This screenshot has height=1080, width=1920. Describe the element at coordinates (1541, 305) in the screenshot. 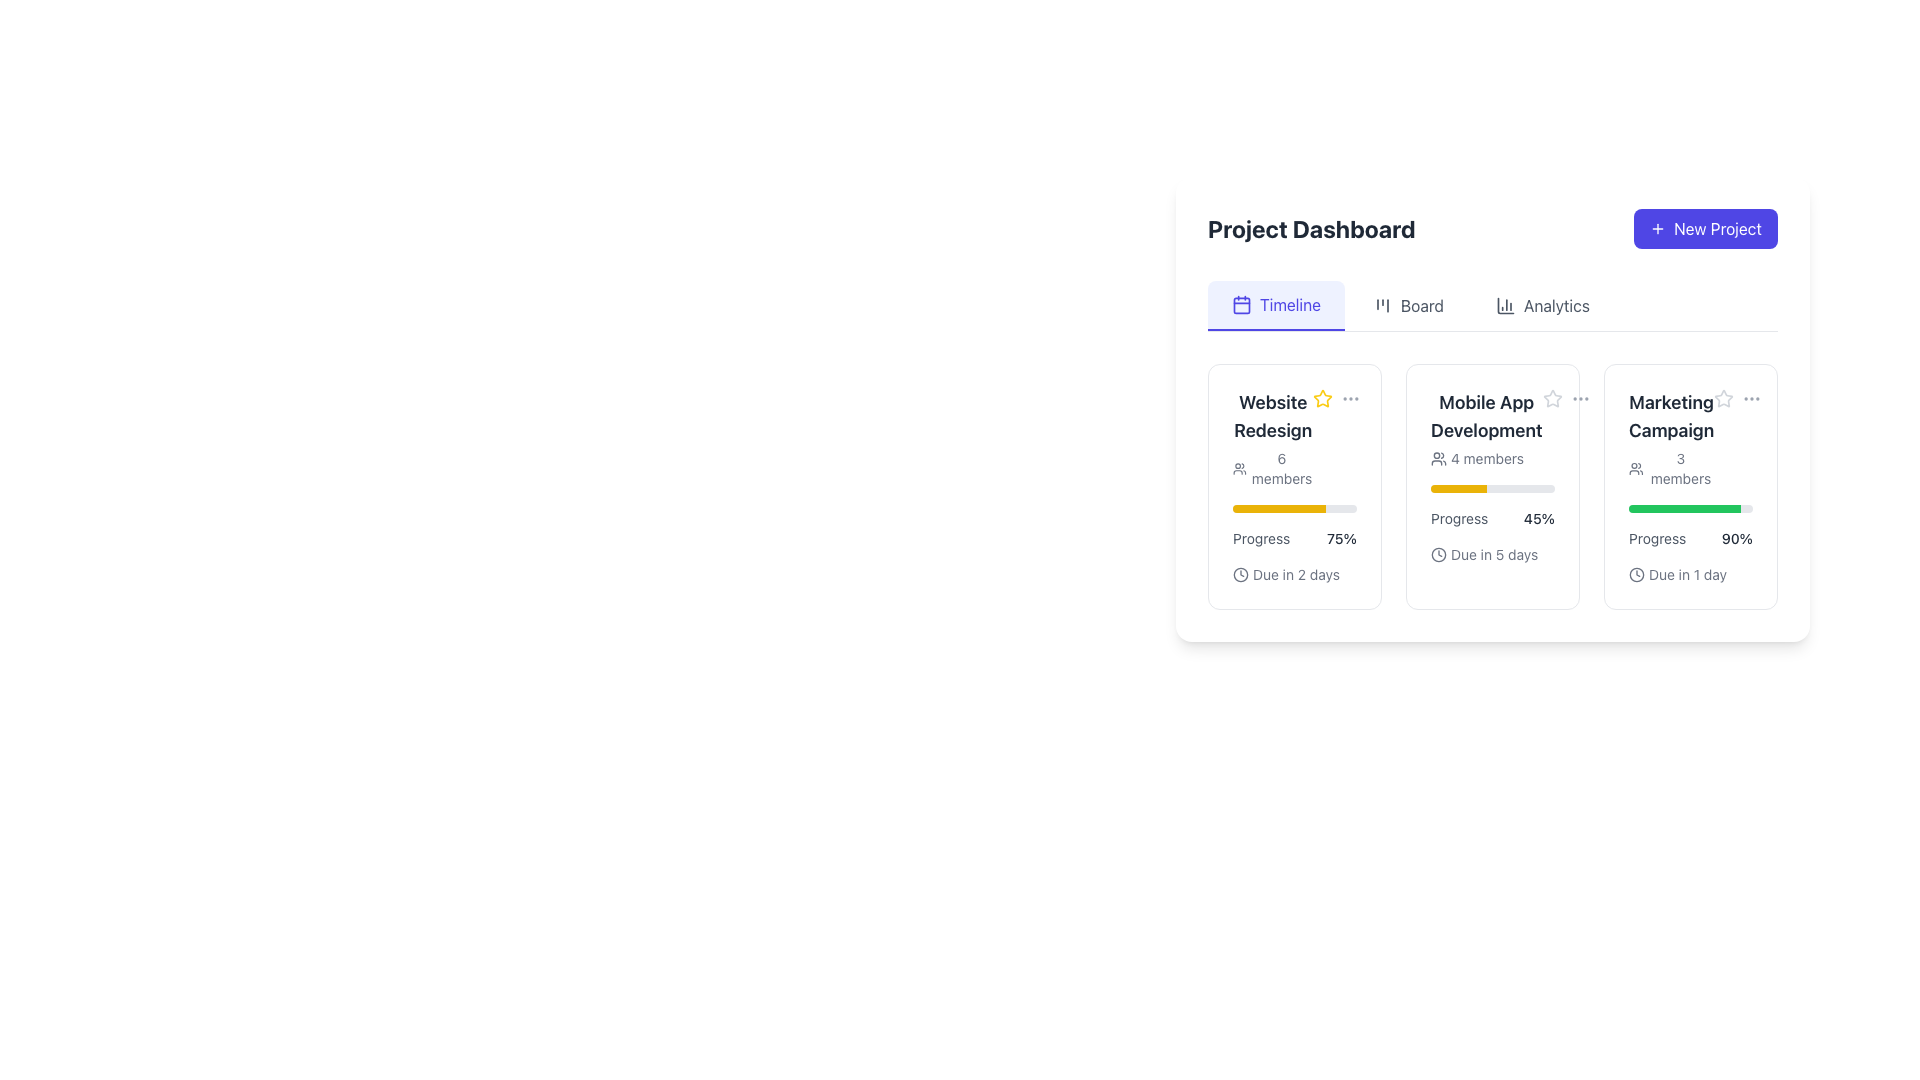

I see `the navigation button that directs to the 'Analytics' section, which is the third tab located between the 'Board' and 'Timeline' tabs` at that location.